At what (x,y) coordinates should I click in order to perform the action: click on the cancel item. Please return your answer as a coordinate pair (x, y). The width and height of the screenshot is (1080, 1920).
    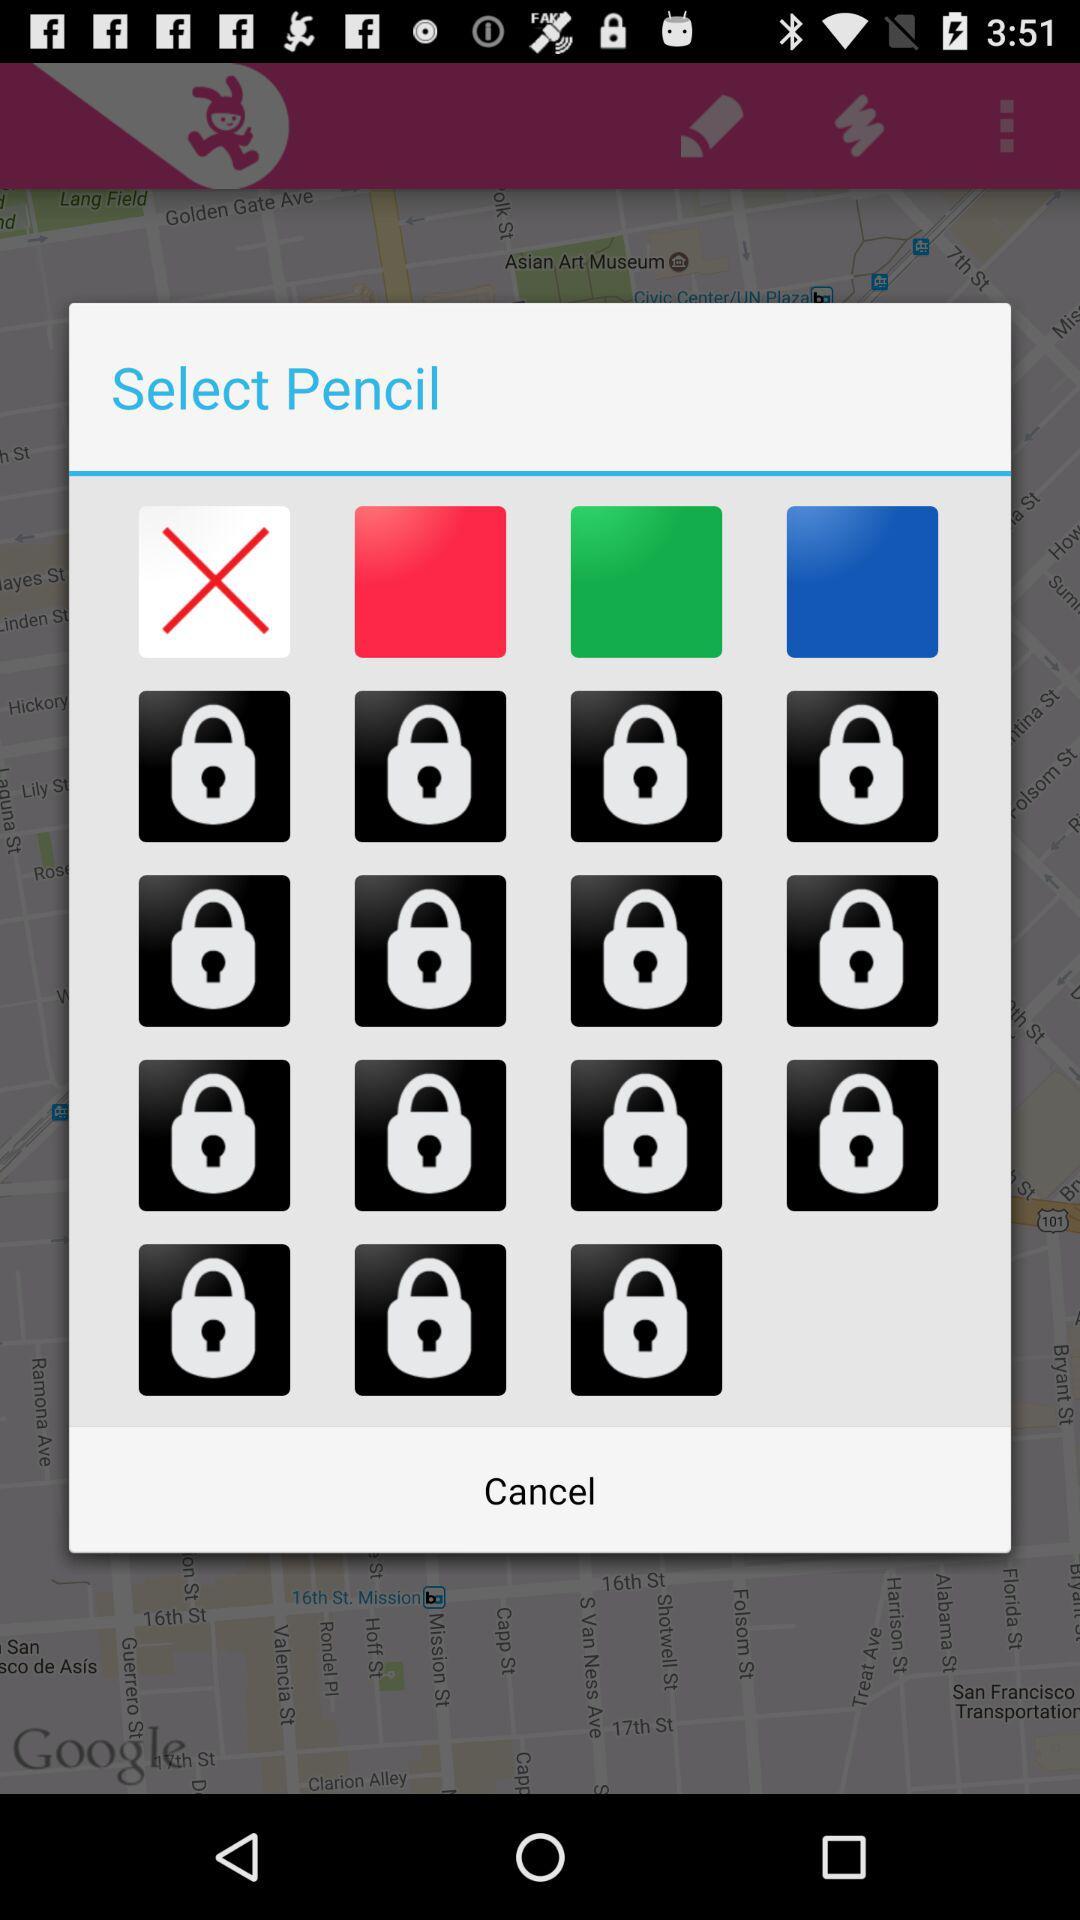
    Looking at the image, I should click on (540, 1490).